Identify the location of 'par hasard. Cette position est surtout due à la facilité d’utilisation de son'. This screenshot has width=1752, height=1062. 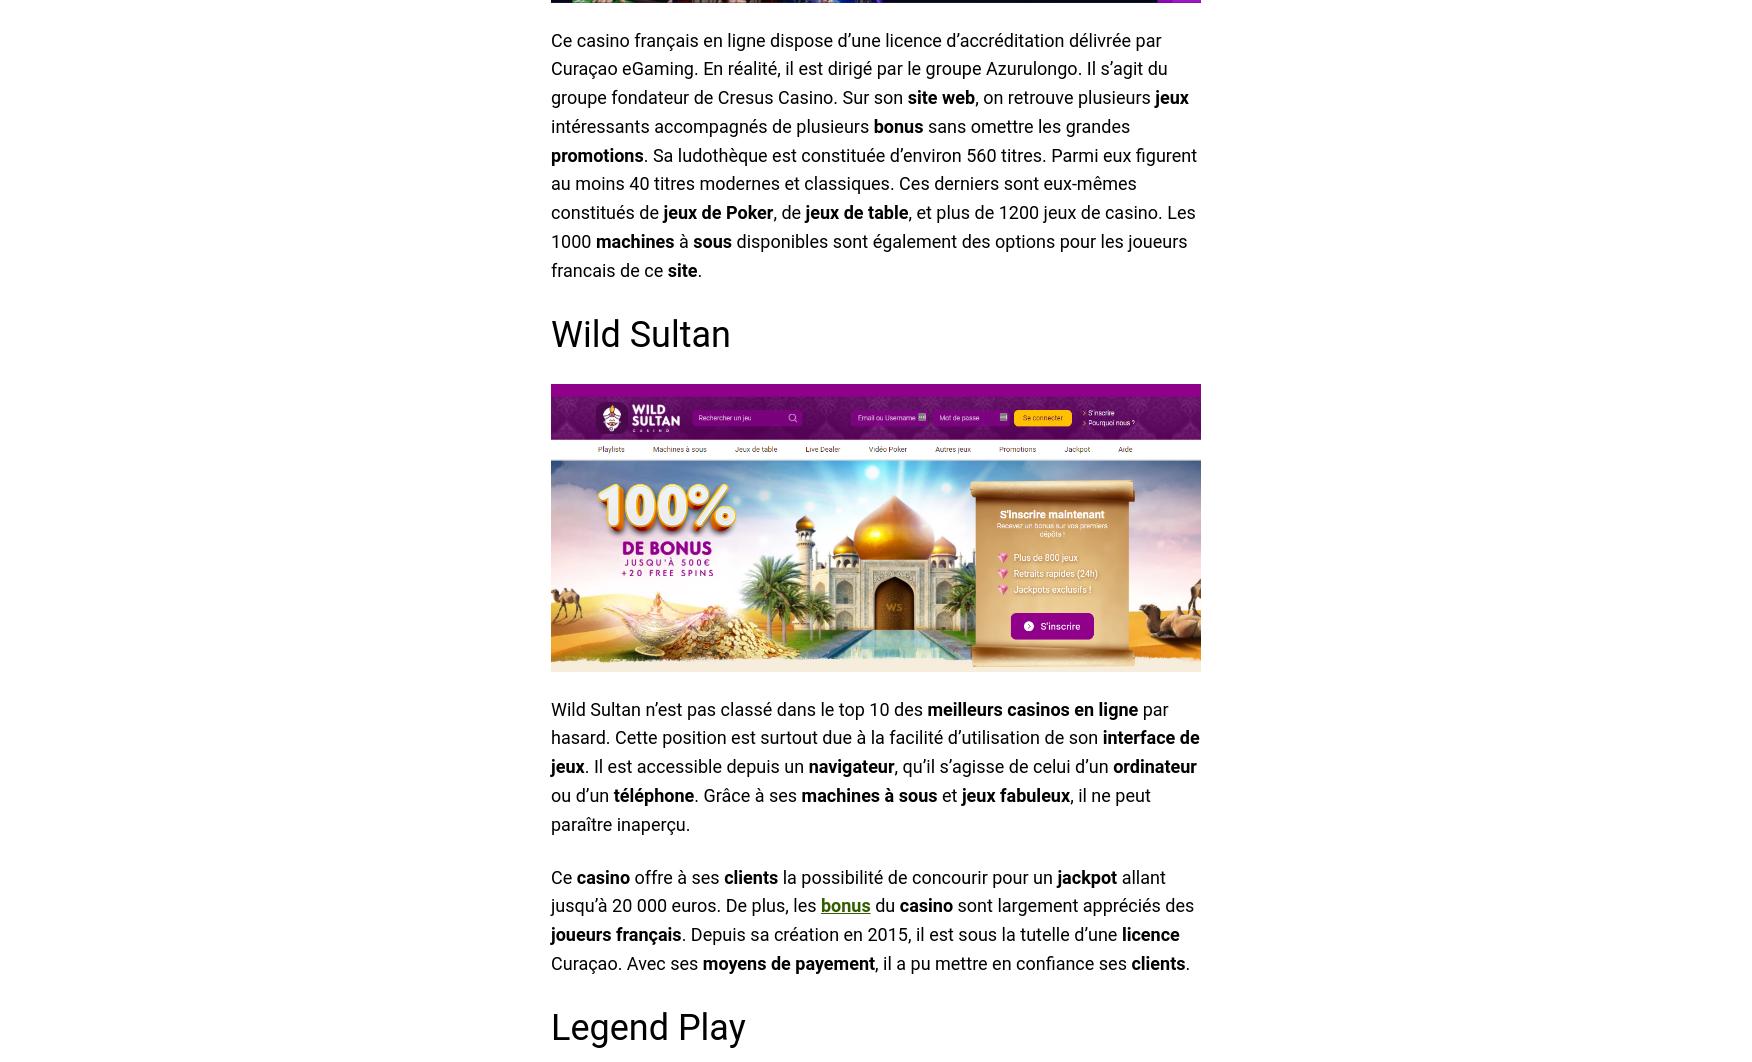
(858, 723).